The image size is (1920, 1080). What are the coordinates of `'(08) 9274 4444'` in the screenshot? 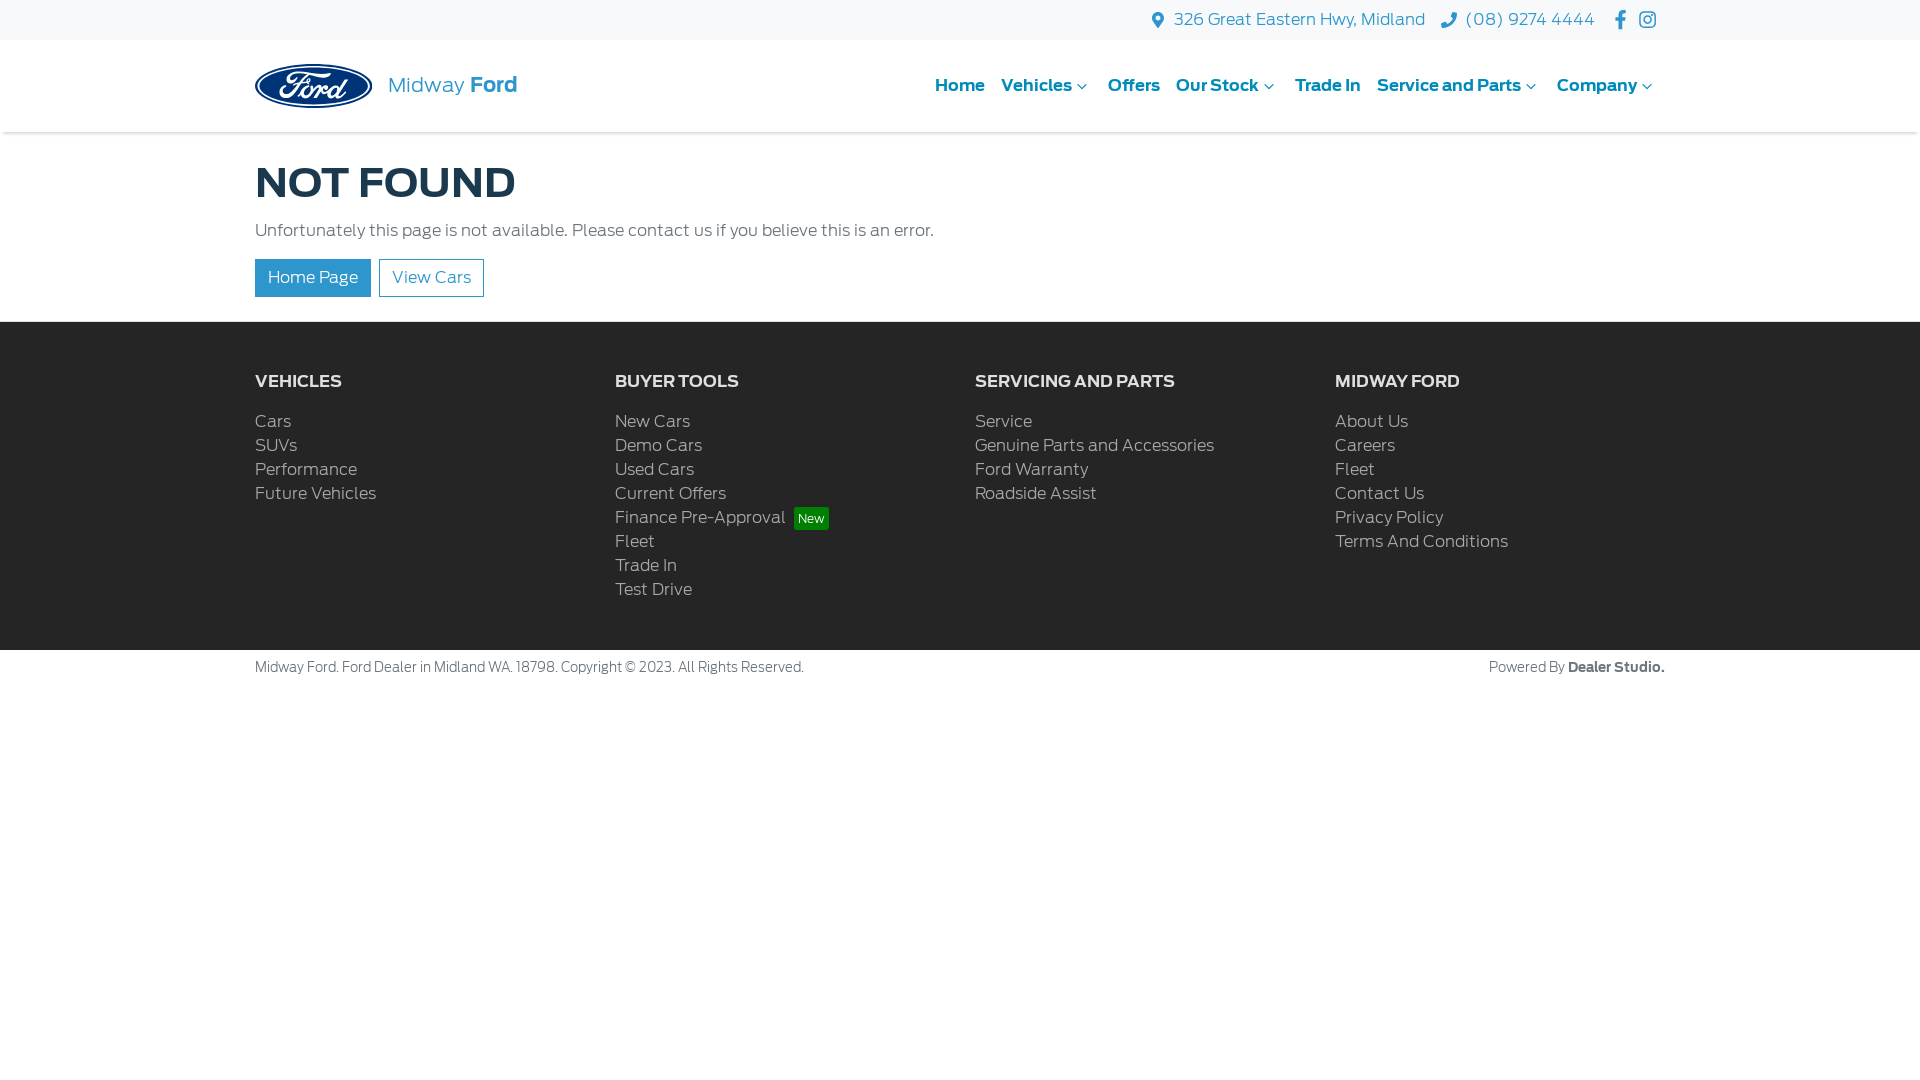 It's located at (1529, 19).